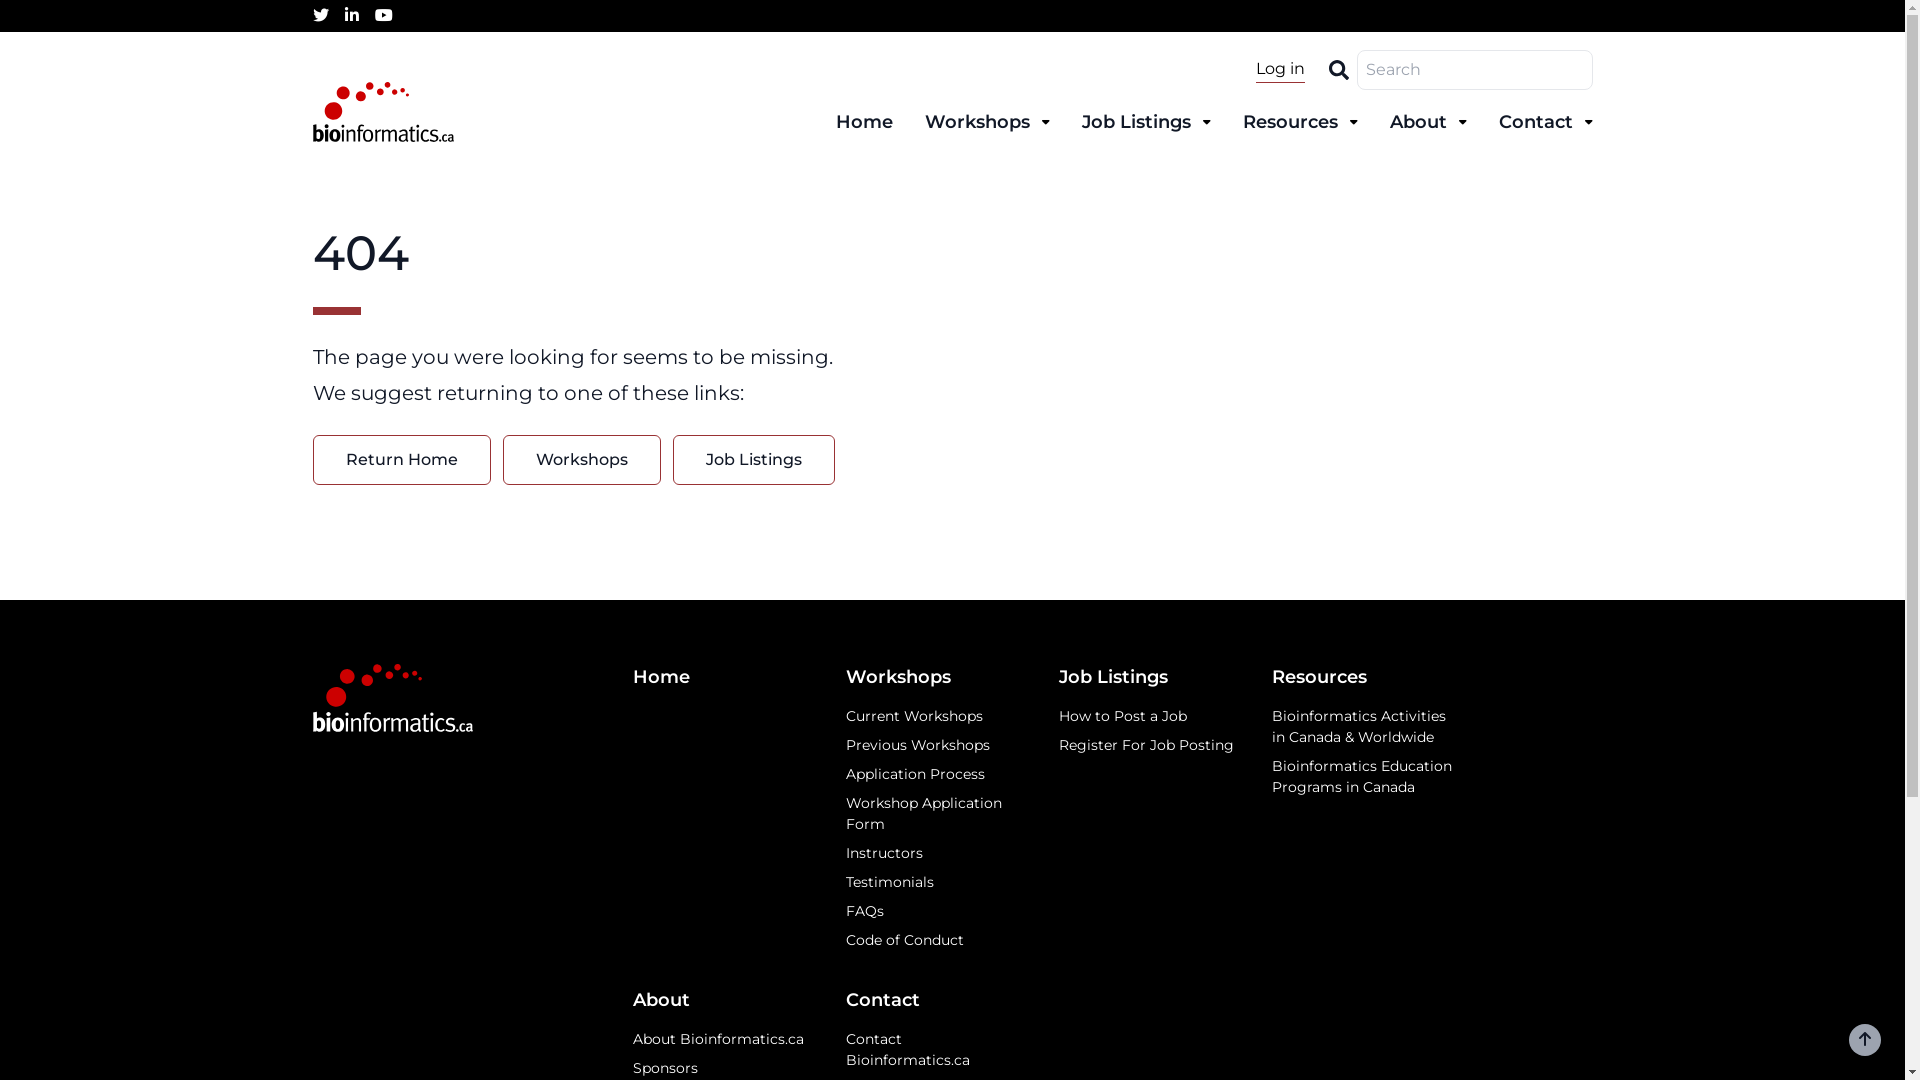 The image size is (1920, 1080). Describe the element at coordinates (1058, 745) in the screenshot. I see `'Register For Job Posting'` at that location.